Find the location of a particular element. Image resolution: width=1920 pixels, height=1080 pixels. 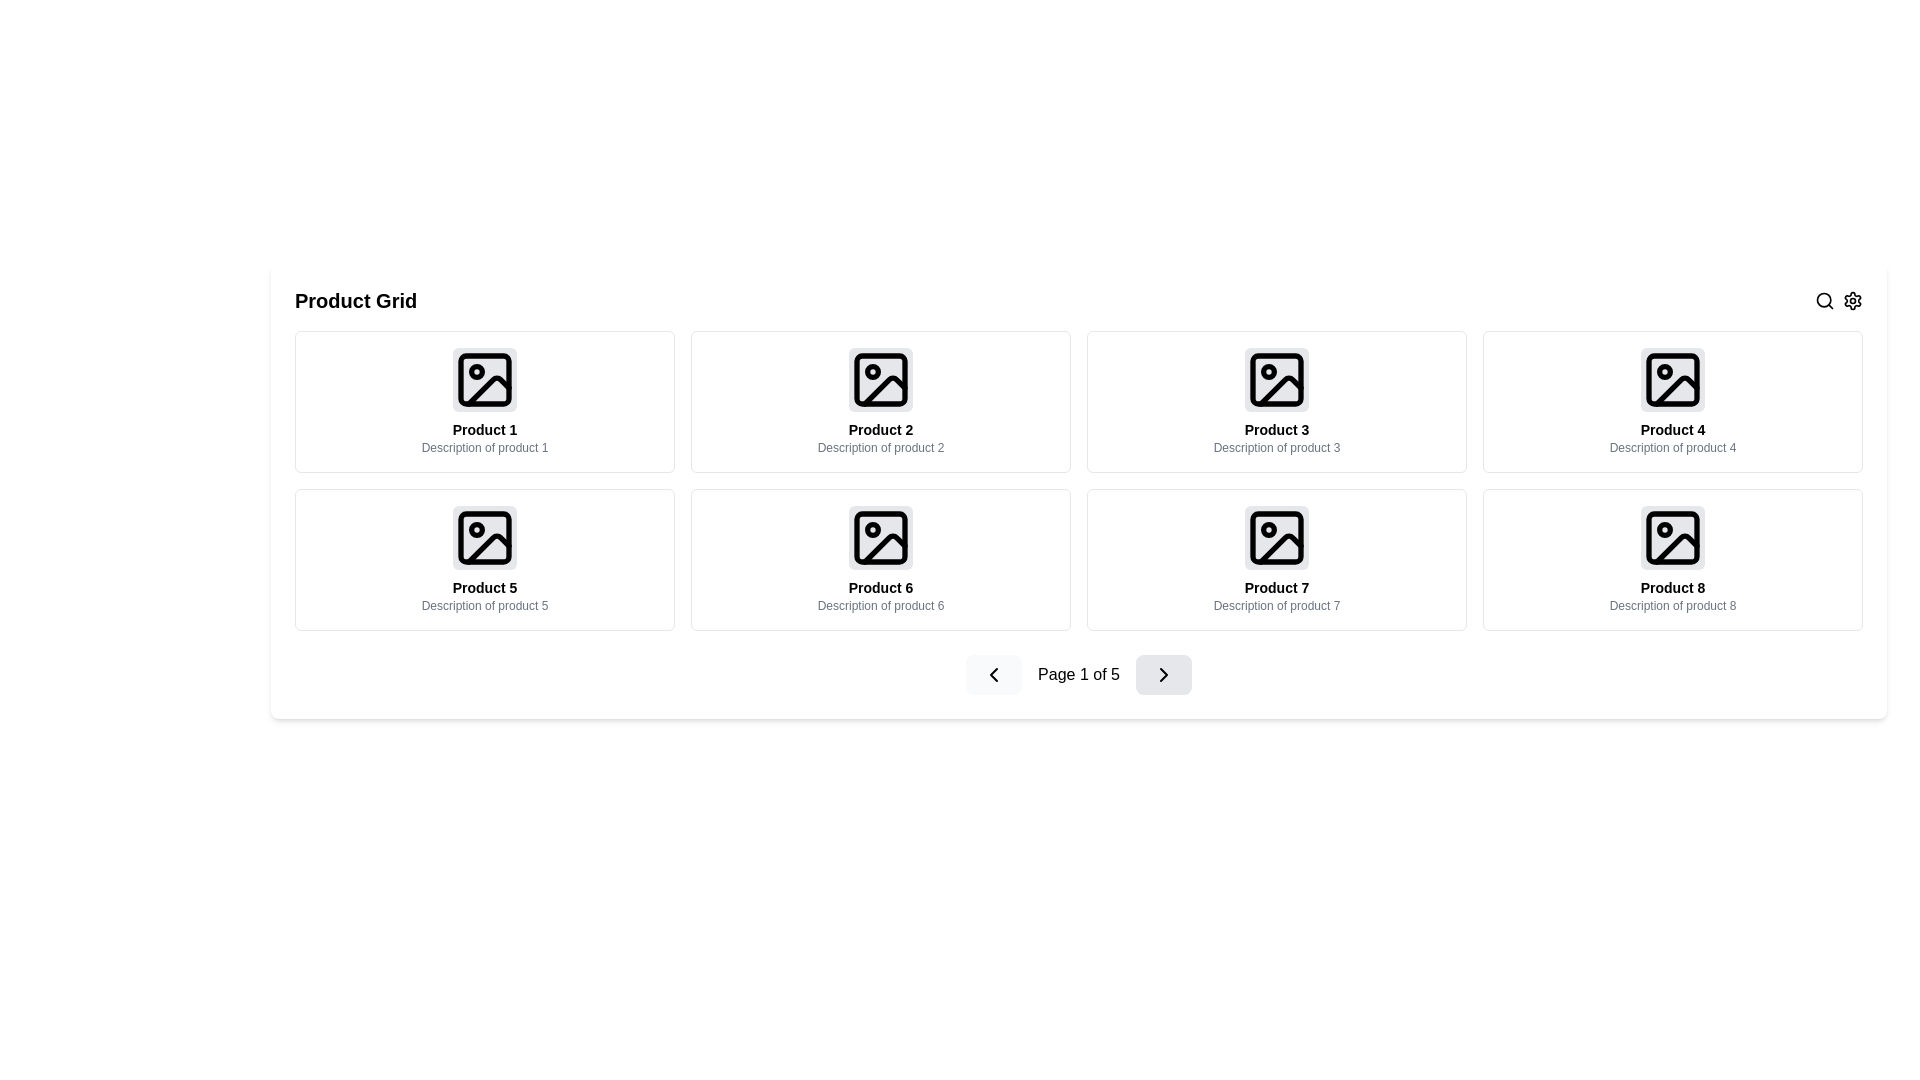

the product listing card component located in the upper left corner of the grid is located at coordinates (484, 401).